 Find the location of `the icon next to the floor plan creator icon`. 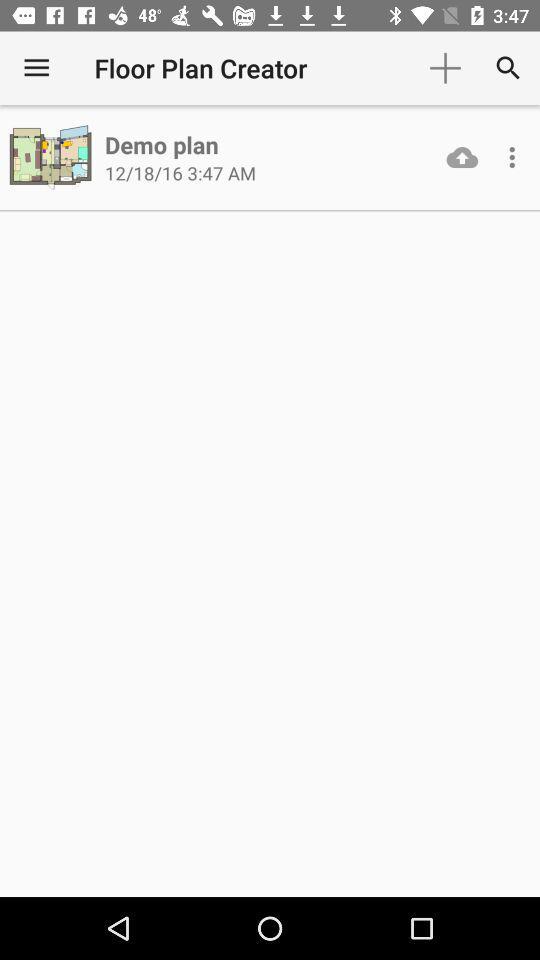

the icon next to the floor plan creator icon is located at coordinates (445, 68).